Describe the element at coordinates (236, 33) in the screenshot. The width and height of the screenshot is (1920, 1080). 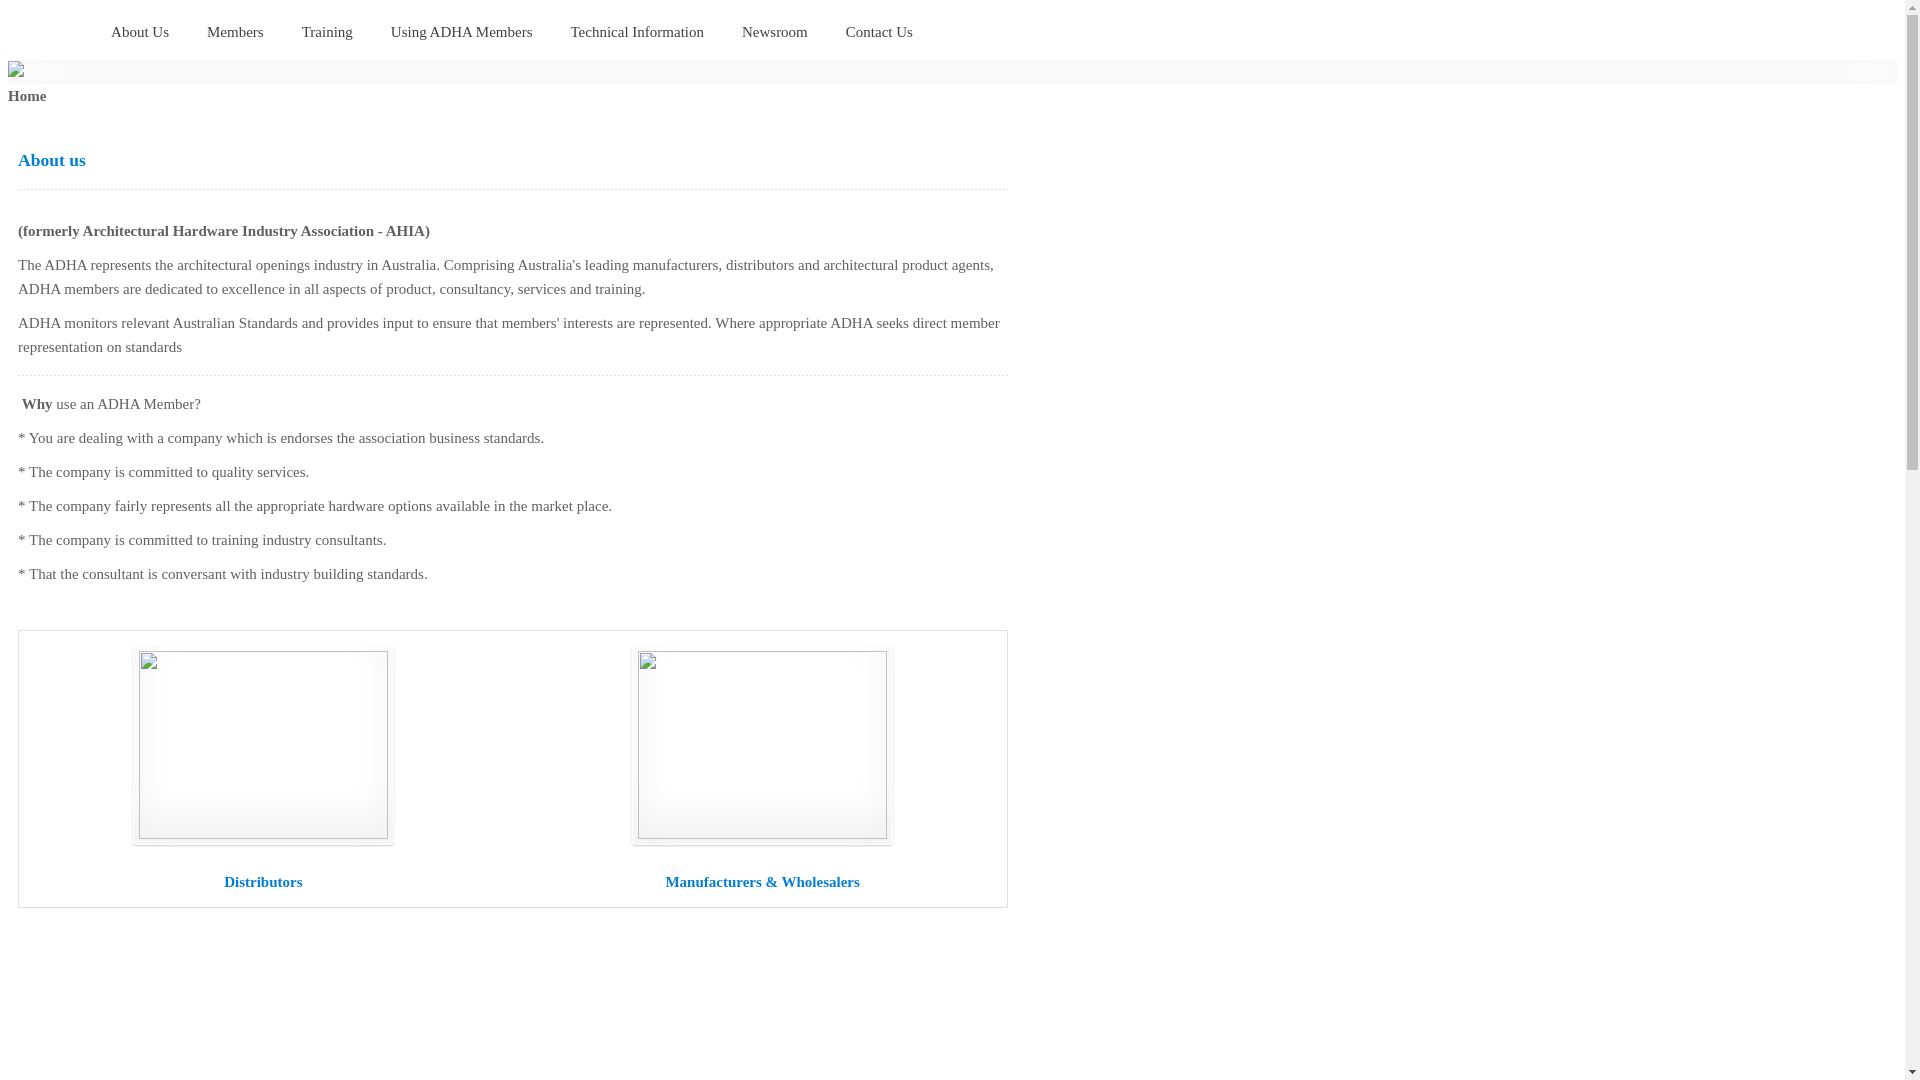
I see `'Members'` at that location.